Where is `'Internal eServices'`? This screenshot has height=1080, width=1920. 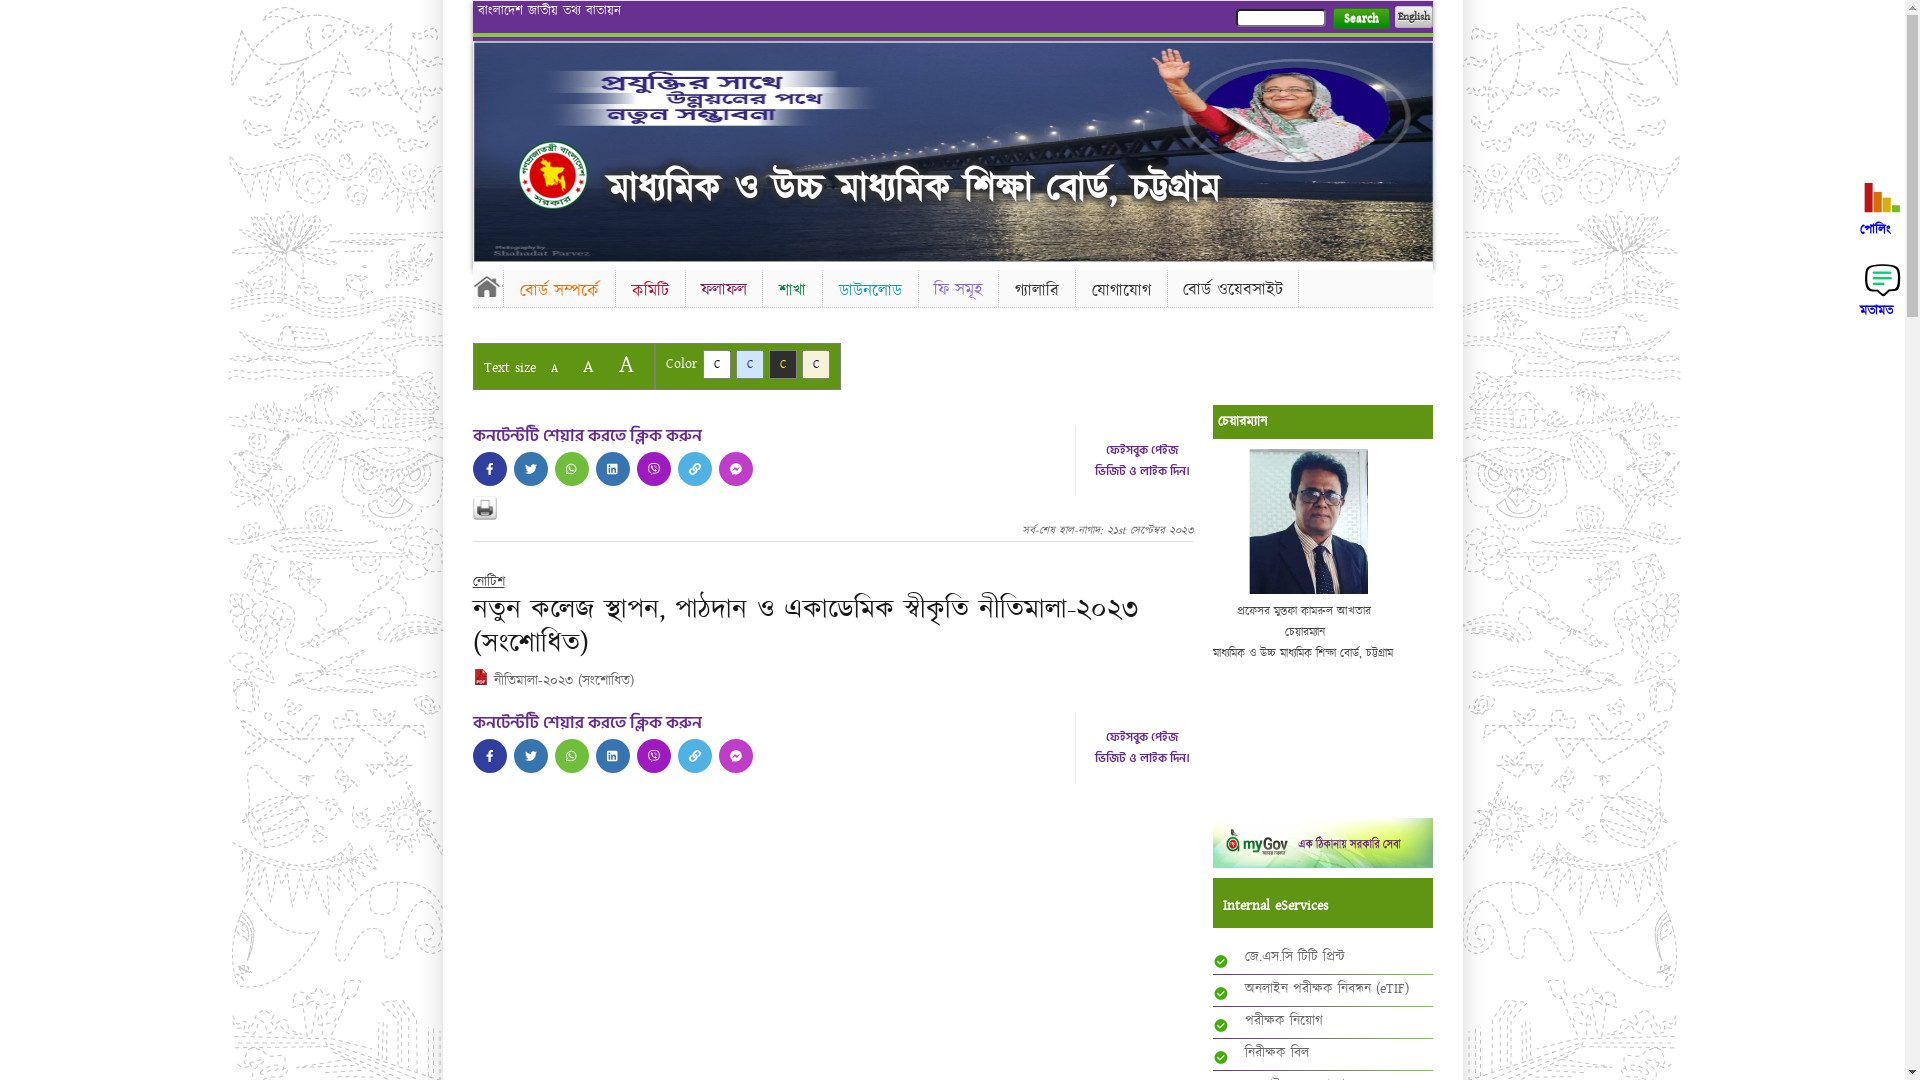
'Internal eServices' is located at coordinates (1221, 906).